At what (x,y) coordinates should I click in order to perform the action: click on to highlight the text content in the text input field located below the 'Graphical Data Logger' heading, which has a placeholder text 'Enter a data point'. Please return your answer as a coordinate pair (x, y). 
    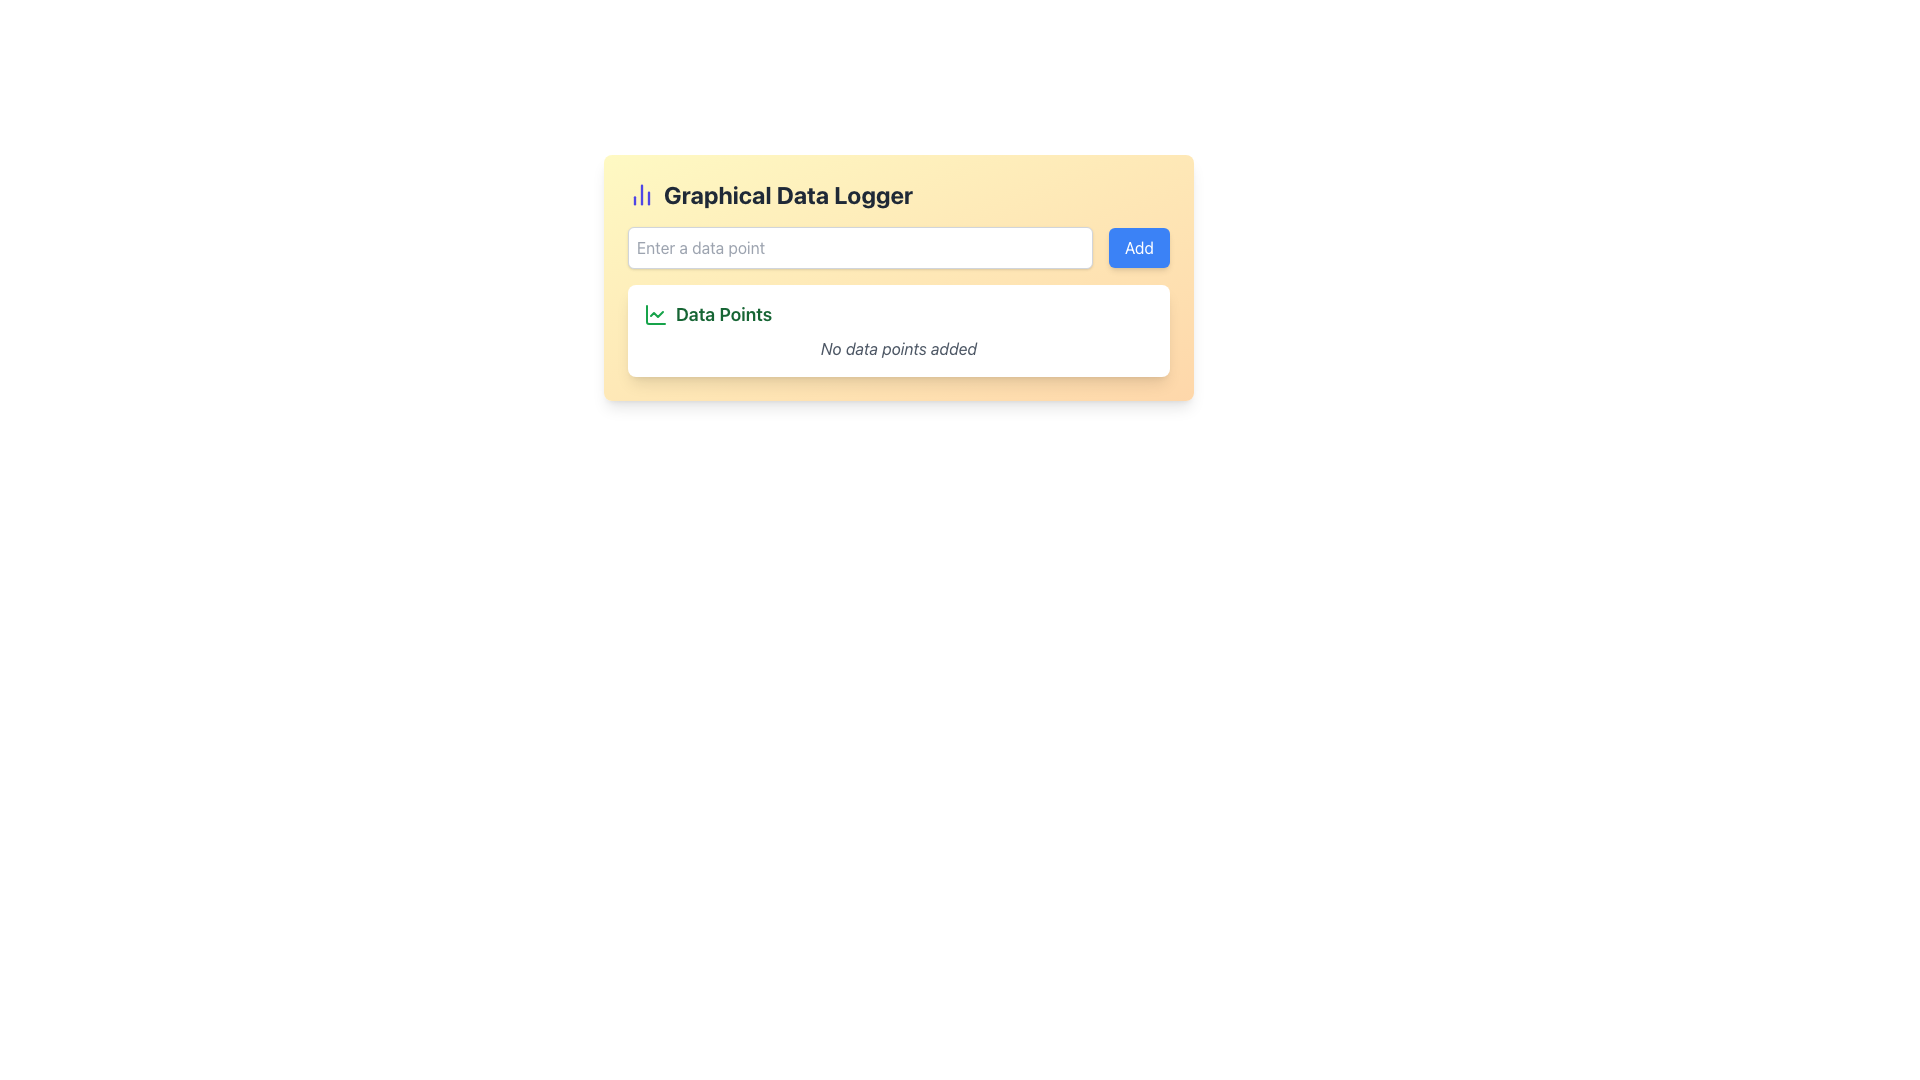
    Looking at the image, I should click on (897, 246).